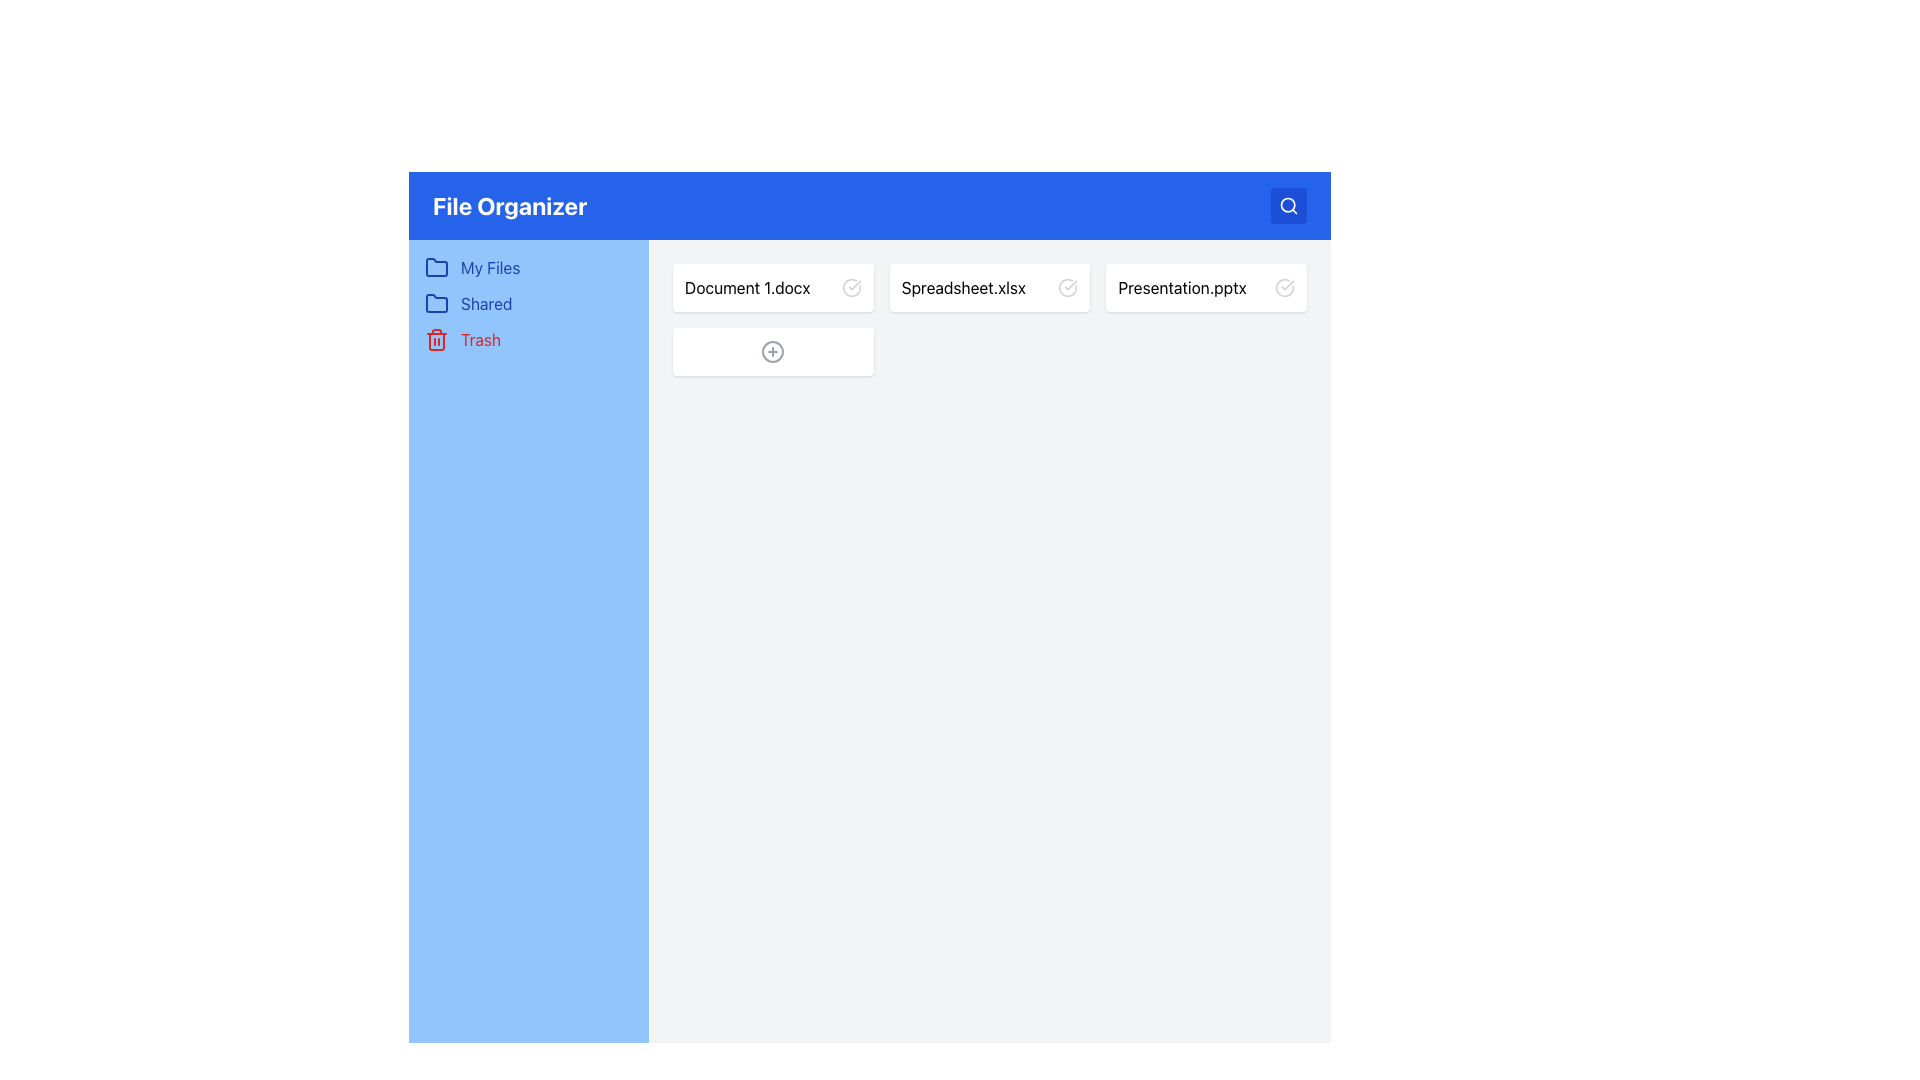  Describe the element at coordinates (1289, 205) in the screenshot. I see `the search icon located at the far-right end of the header bar` at that location.